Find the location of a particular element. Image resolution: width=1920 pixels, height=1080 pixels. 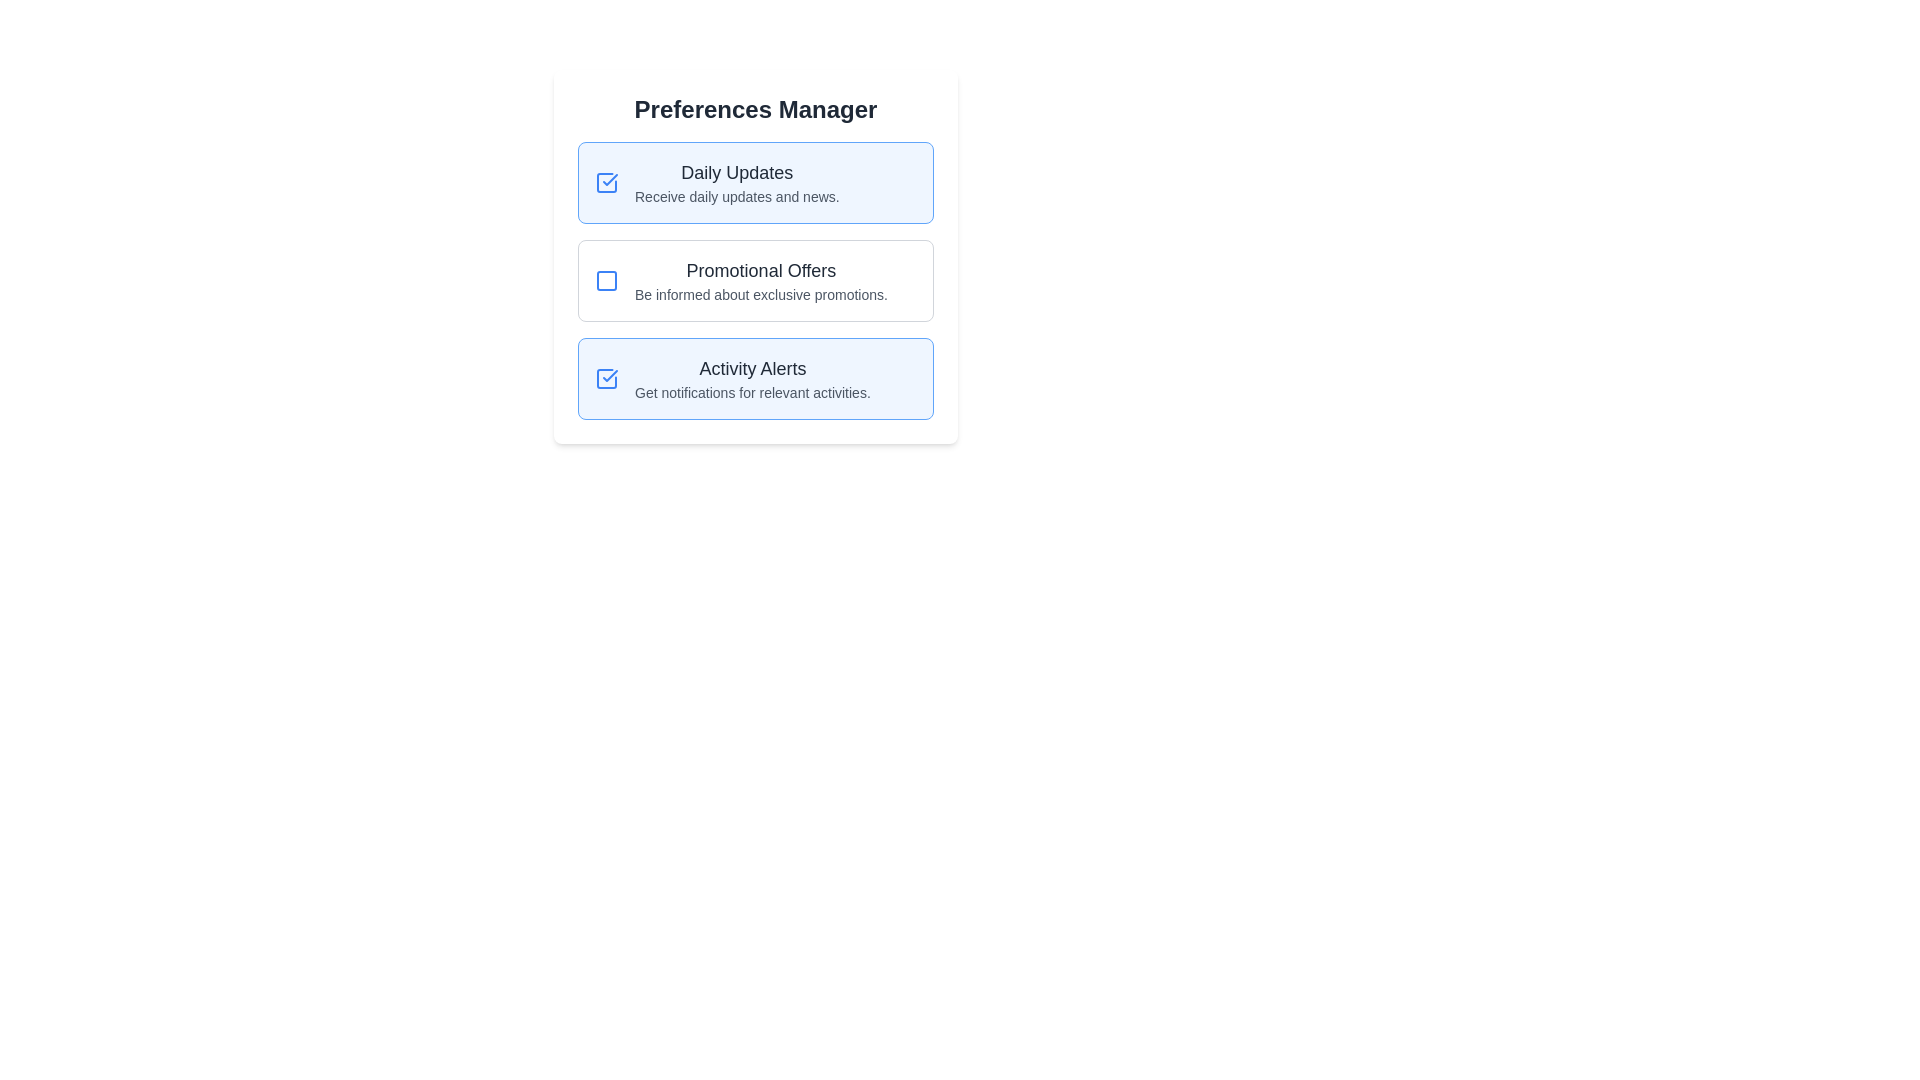

the 'Daily Updates' labeled option with a description is located at coordinates (736, 182).